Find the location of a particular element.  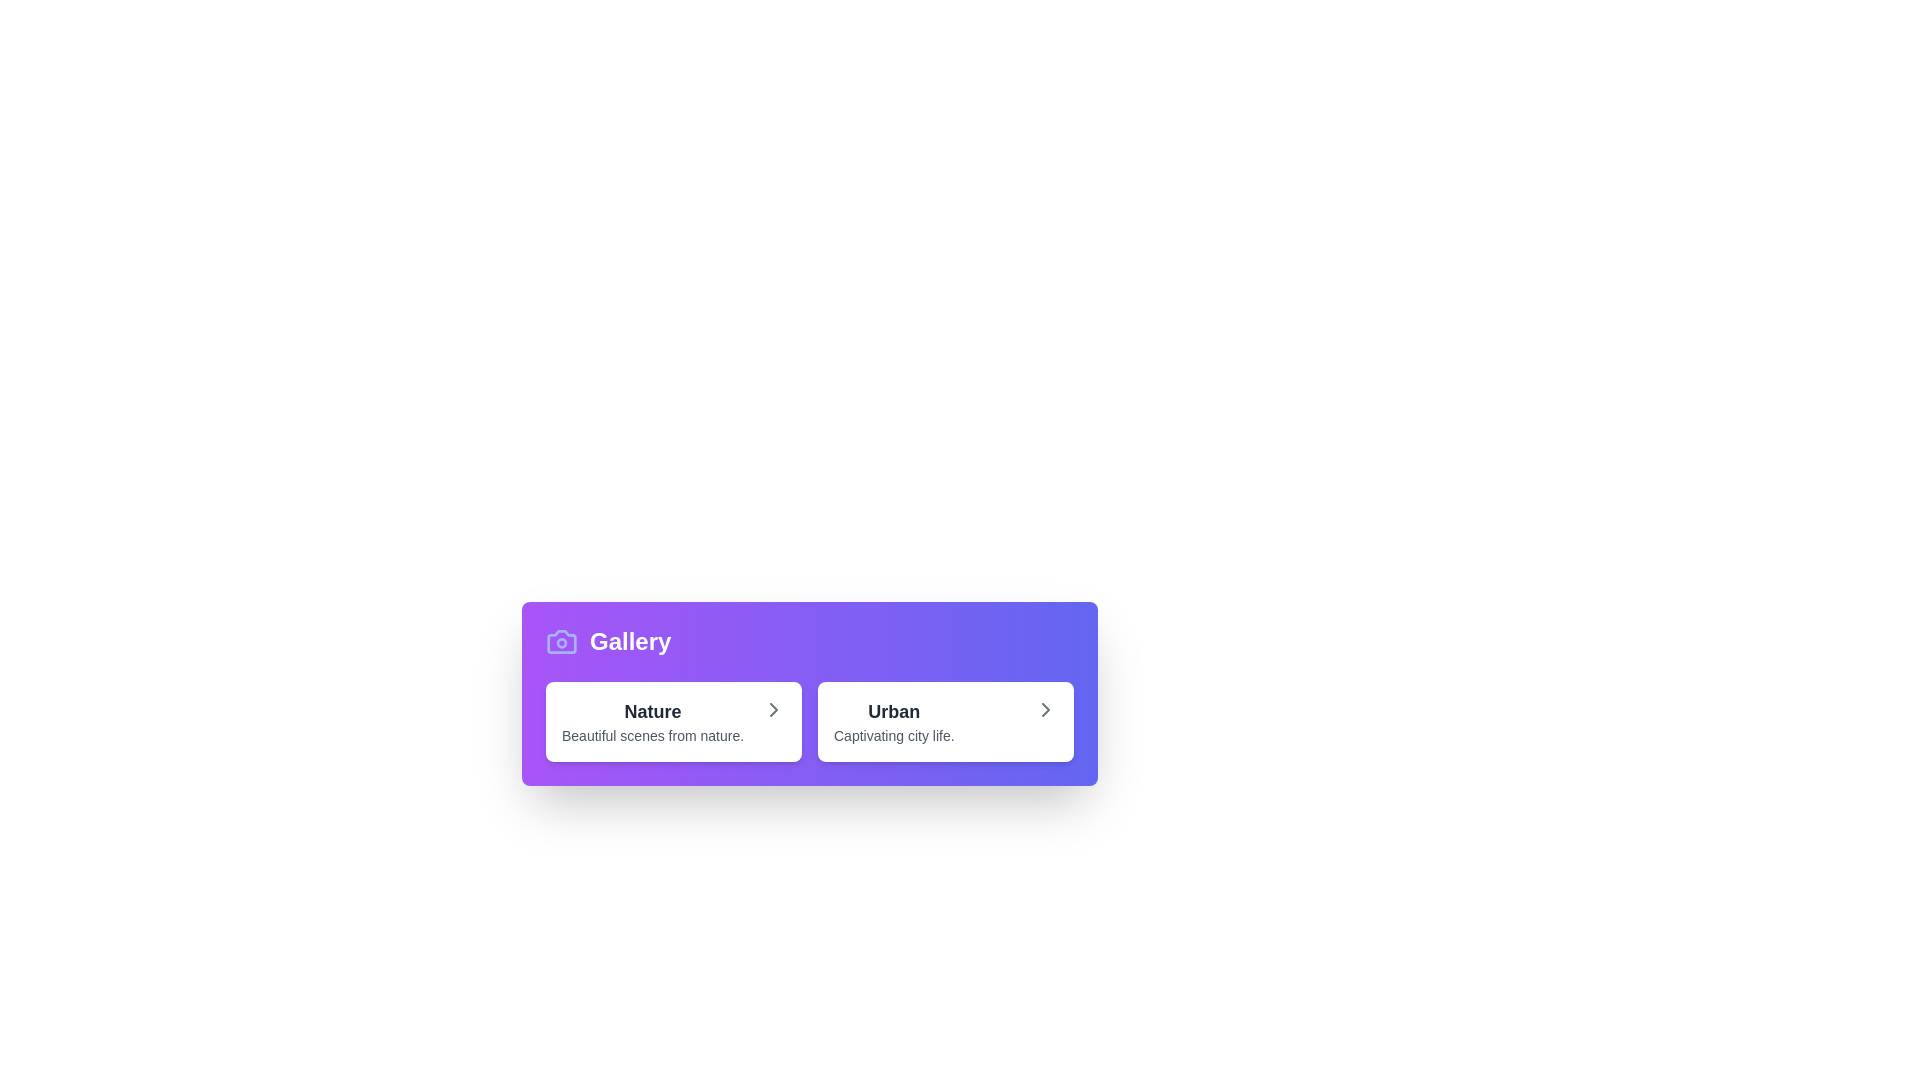

the chevron icon located on the far right end of the 'Urban' button within the purple 'Gallery' section is located at coordinates (1045, 708).